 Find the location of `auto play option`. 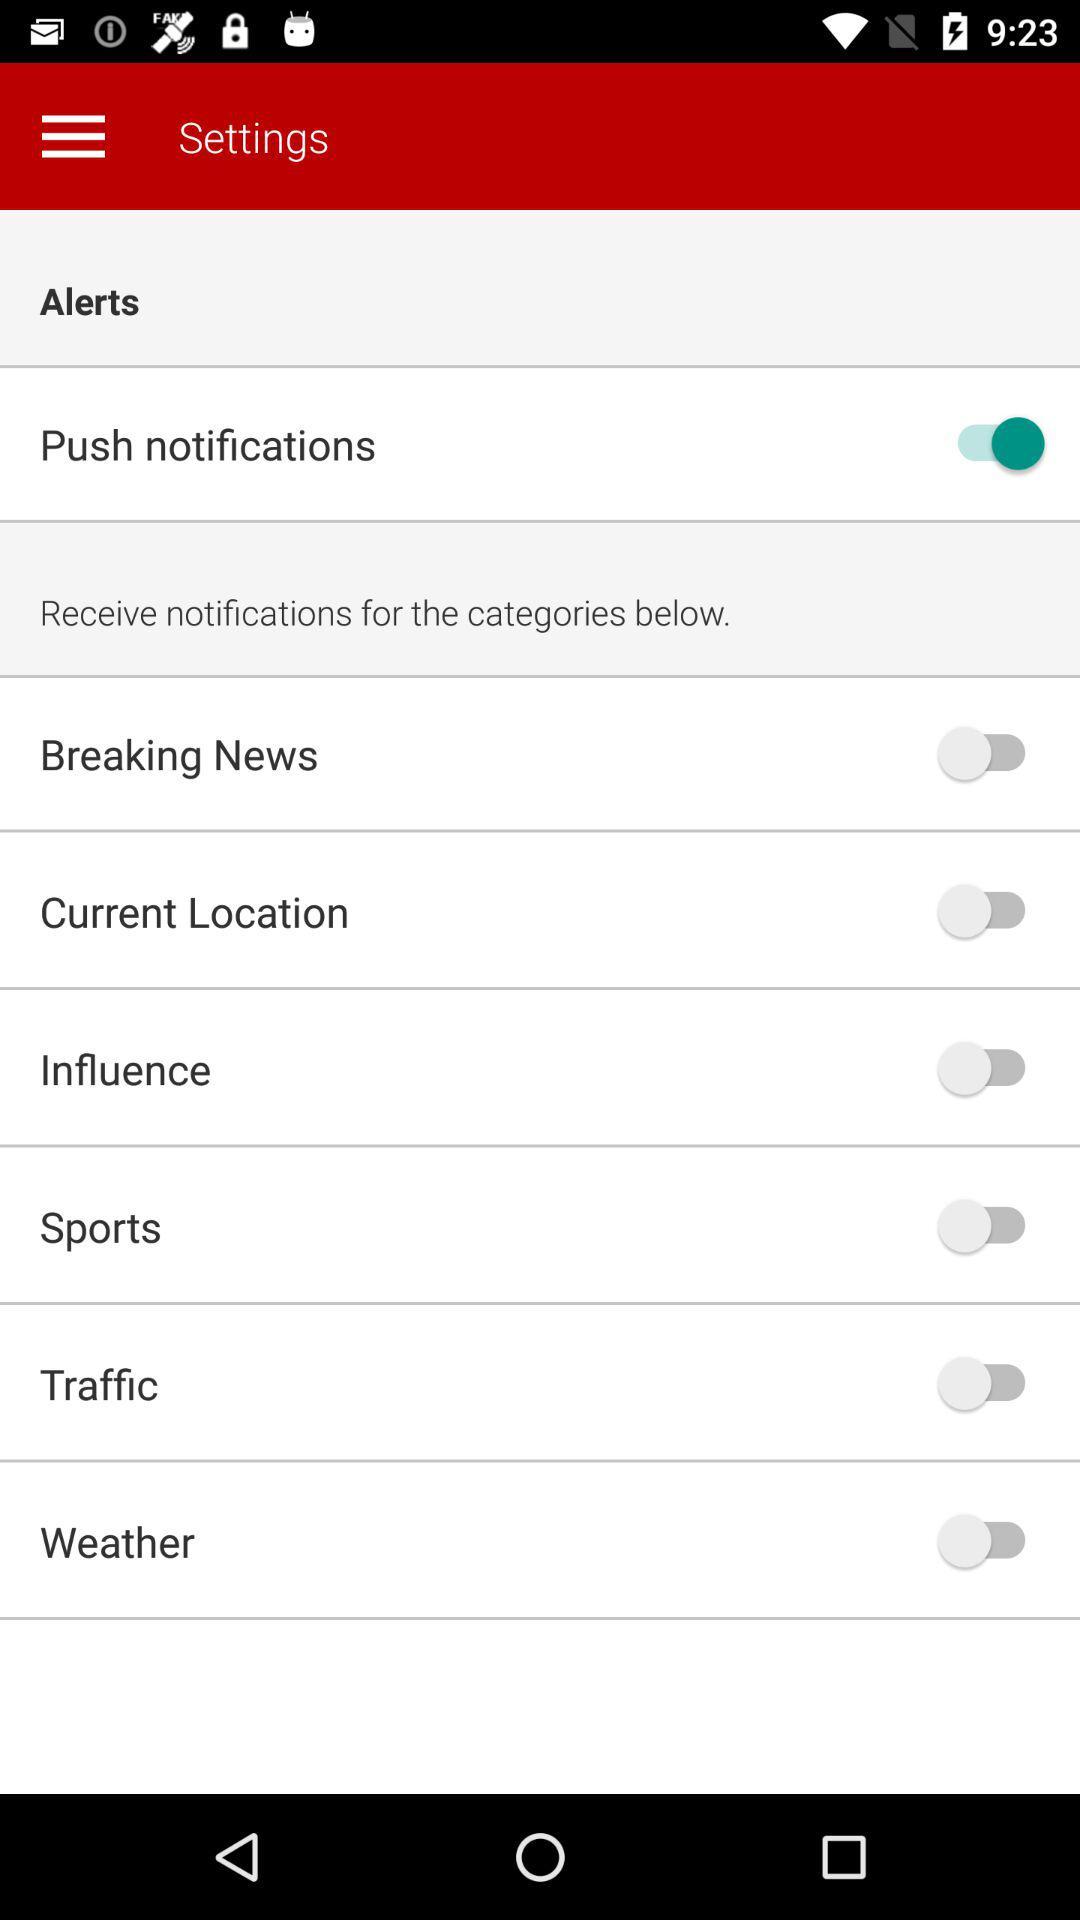

auto play option is located at coordinates (991, 1382).